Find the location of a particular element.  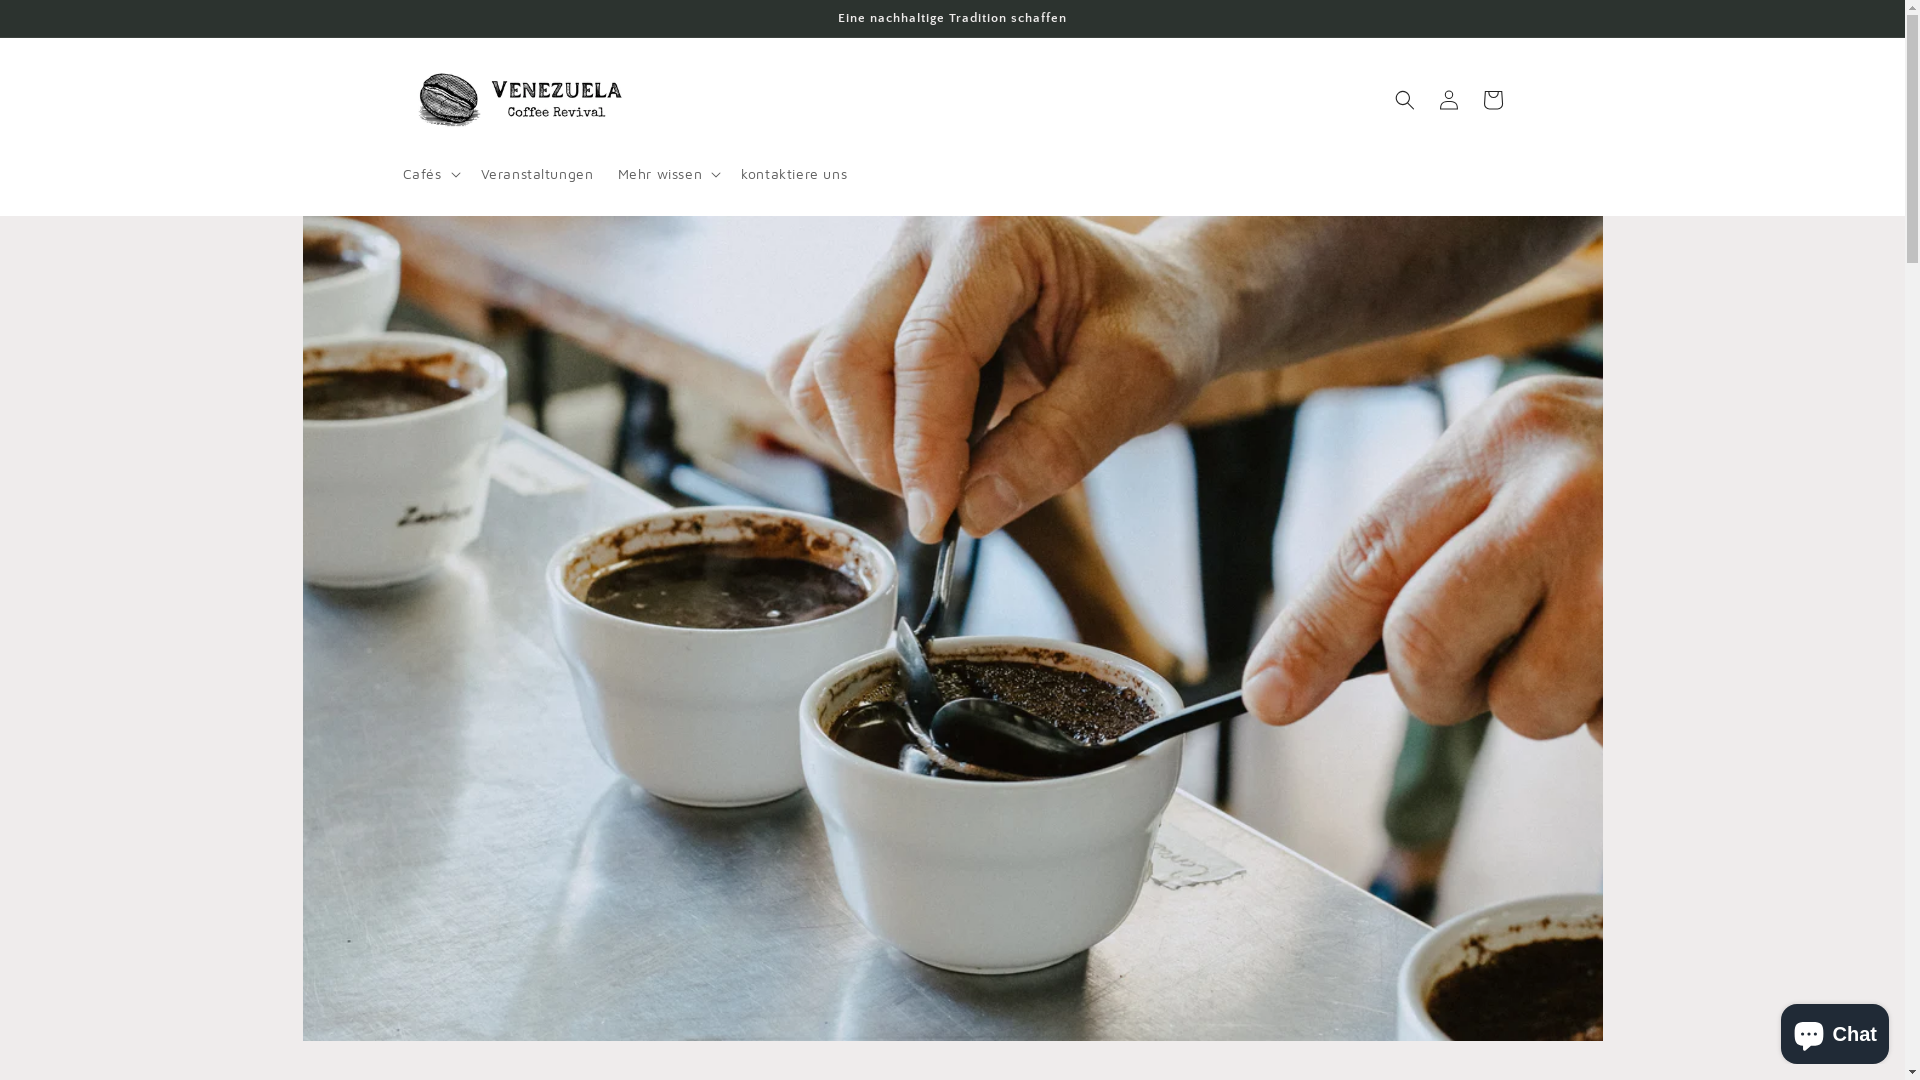

'Veranstaltungen' is located at coordinates (536, 172).